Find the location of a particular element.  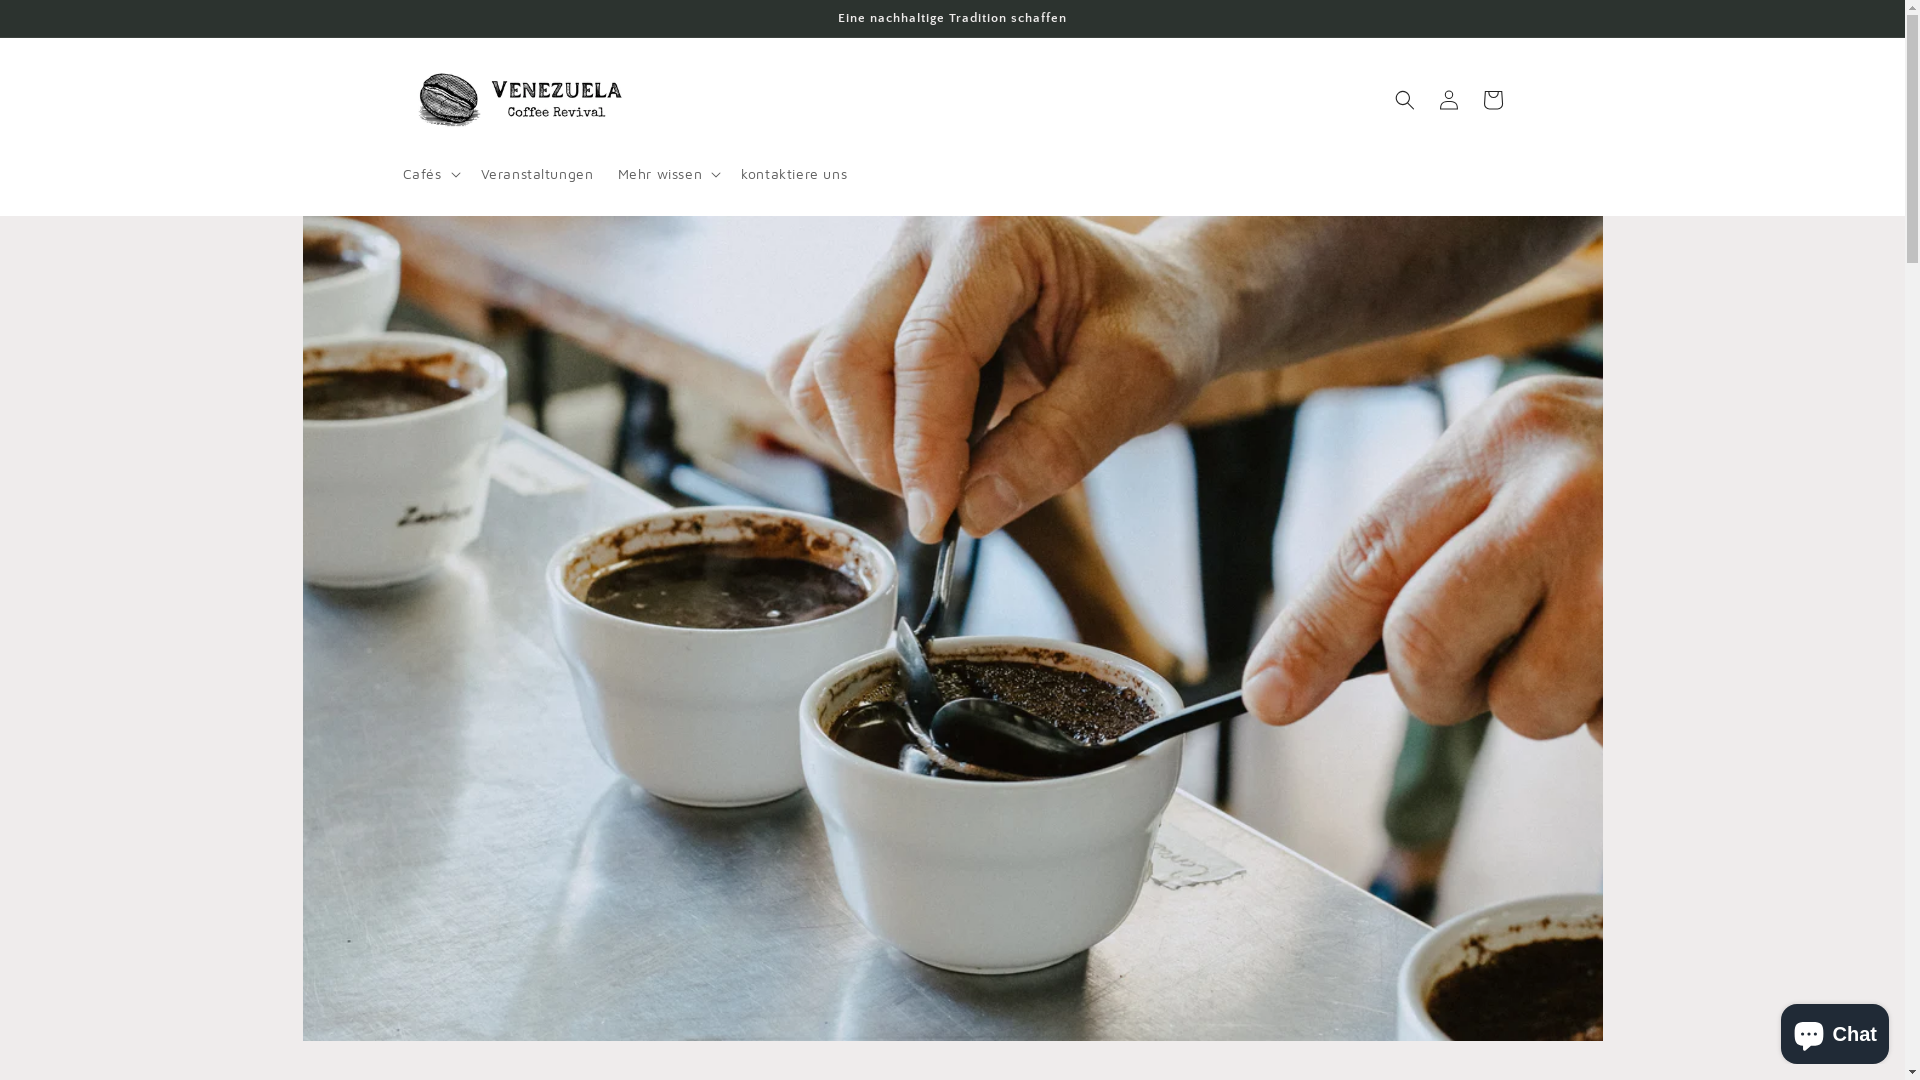

'Veranstaltungen' is located at coordinates (536, 172).